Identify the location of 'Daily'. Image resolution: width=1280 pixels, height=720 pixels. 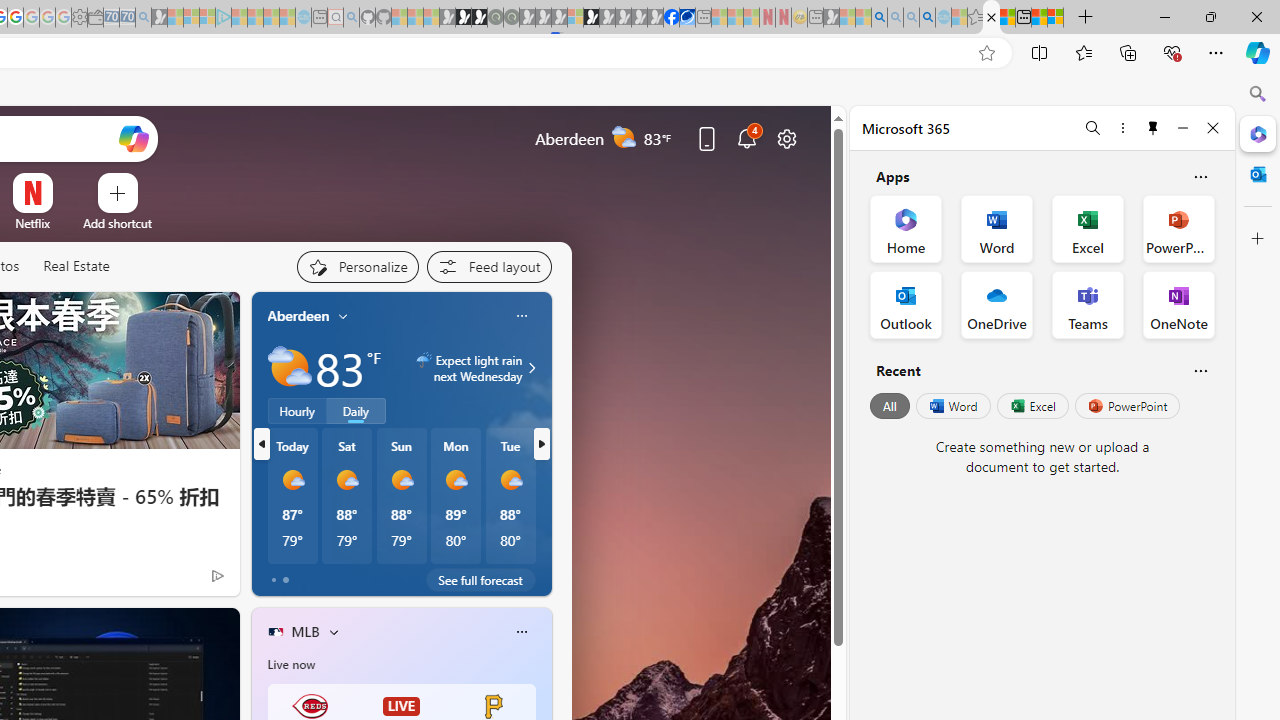
(356, 410).